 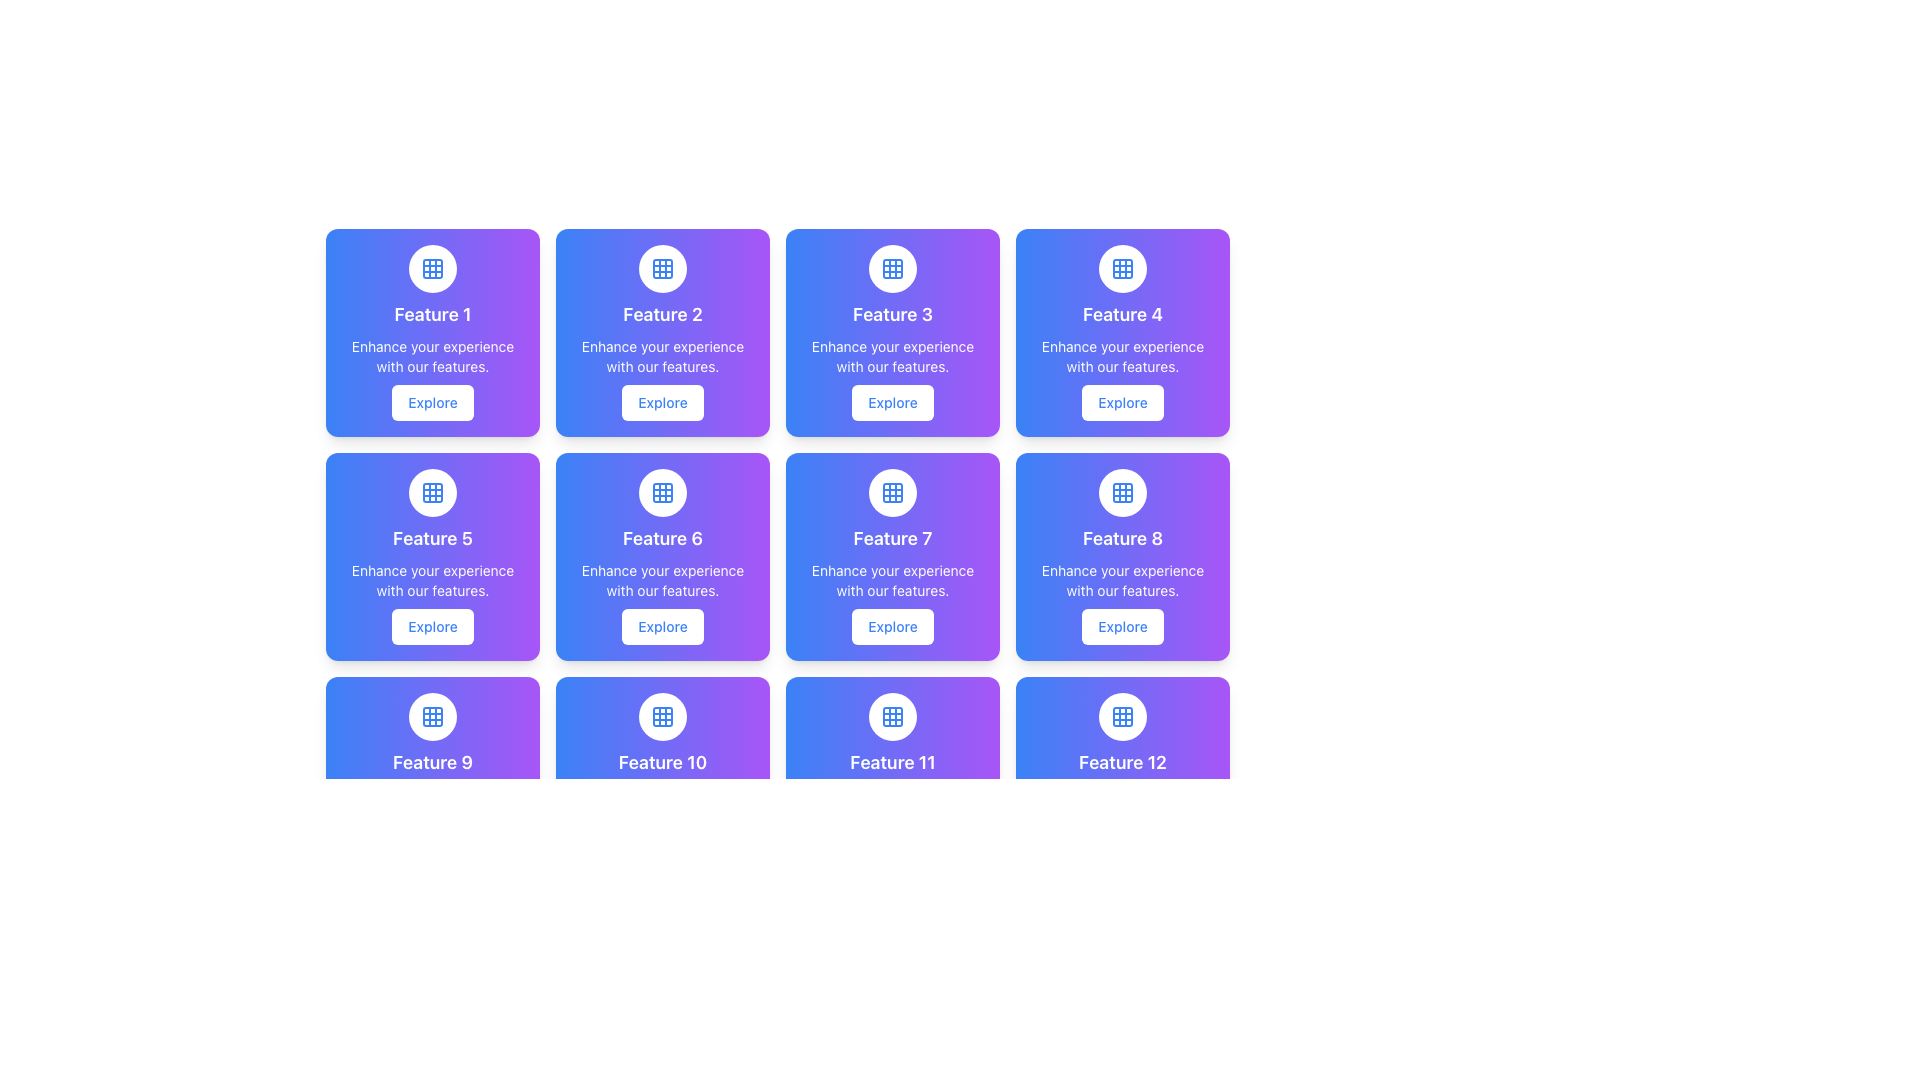 What do you see at coordinates (891, 581) in the screenshot?
I see `informational text label located in the third row and third column of the grid within the 'Feature 7' panel, positioned above the 'Explore' button` at bounding box center [891, 581].